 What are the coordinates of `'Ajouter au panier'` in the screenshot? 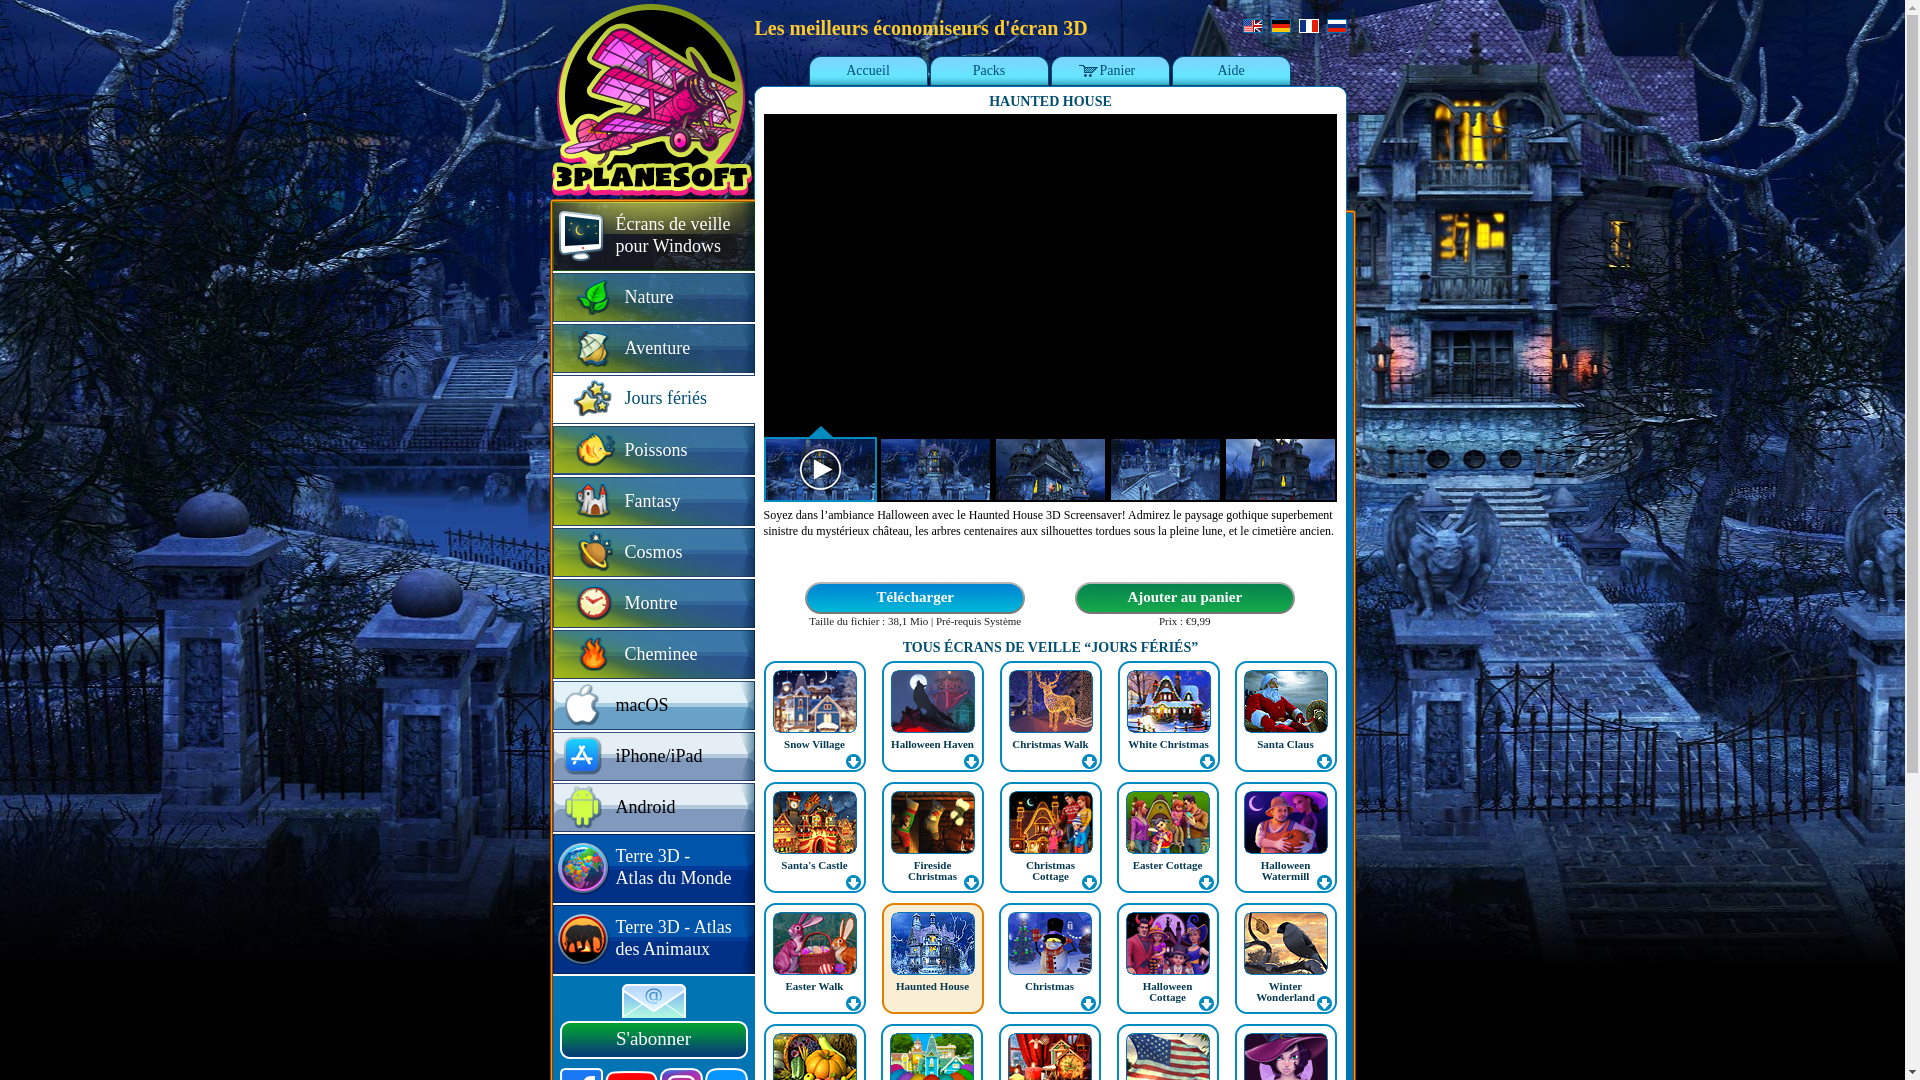 It's located at (1072, 597).